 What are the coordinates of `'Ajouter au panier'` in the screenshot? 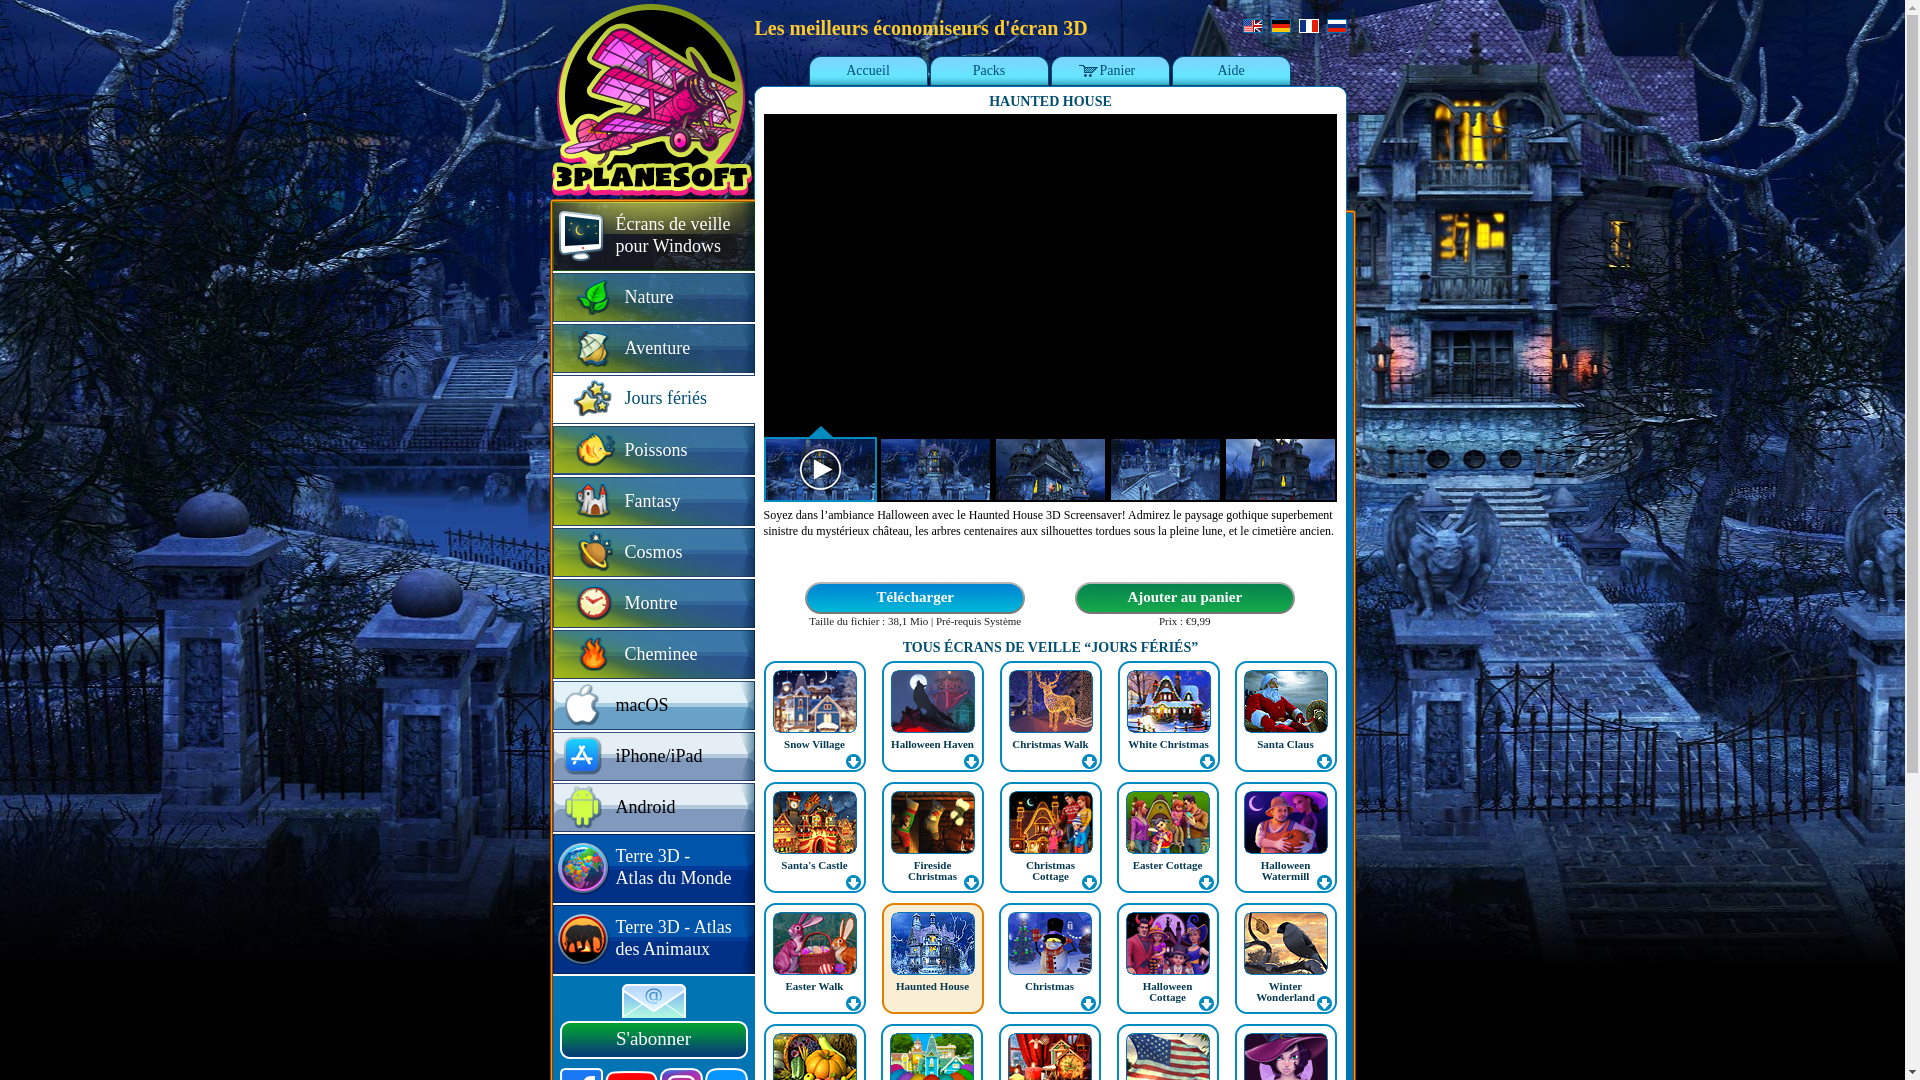 It's located at (1072, 597).